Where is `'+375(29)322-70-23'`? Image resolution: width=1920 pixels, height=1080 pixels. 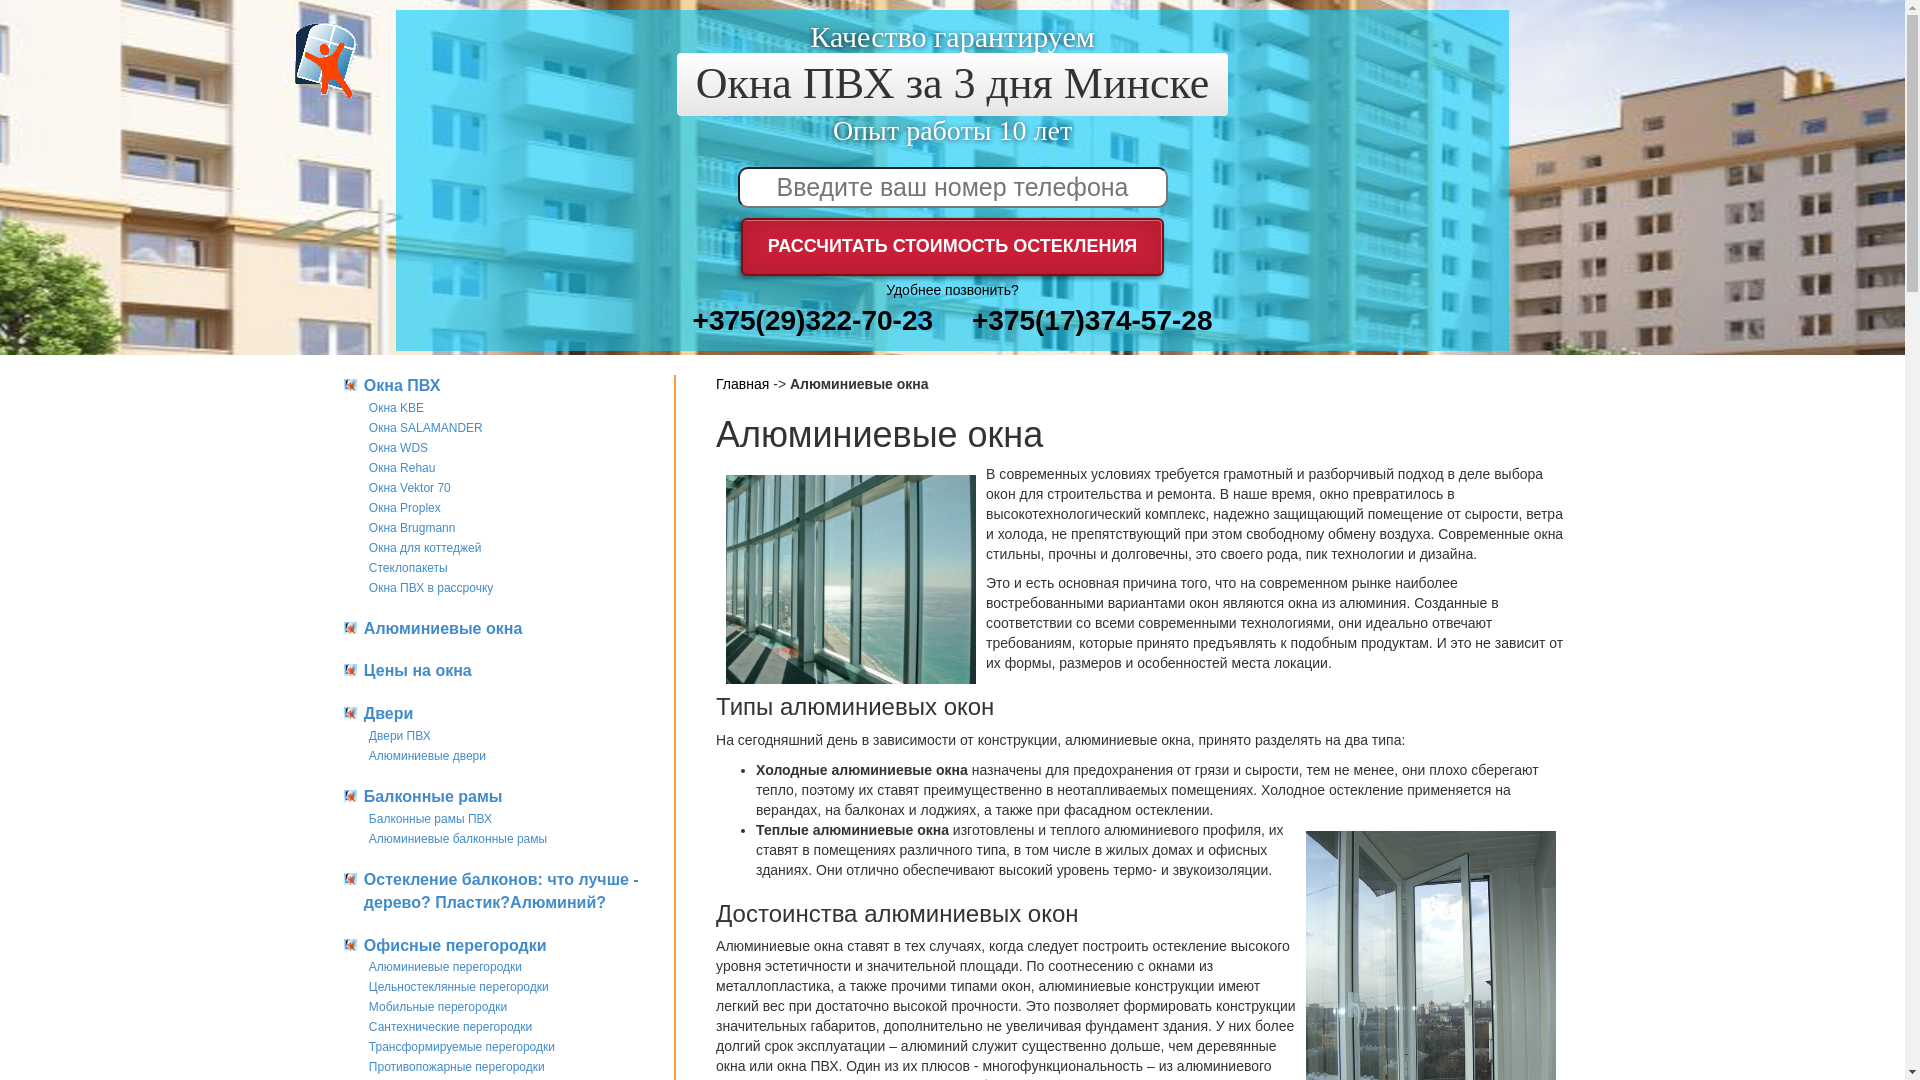
'+375(29)322-70-23' is located at coordinates (813, 319).